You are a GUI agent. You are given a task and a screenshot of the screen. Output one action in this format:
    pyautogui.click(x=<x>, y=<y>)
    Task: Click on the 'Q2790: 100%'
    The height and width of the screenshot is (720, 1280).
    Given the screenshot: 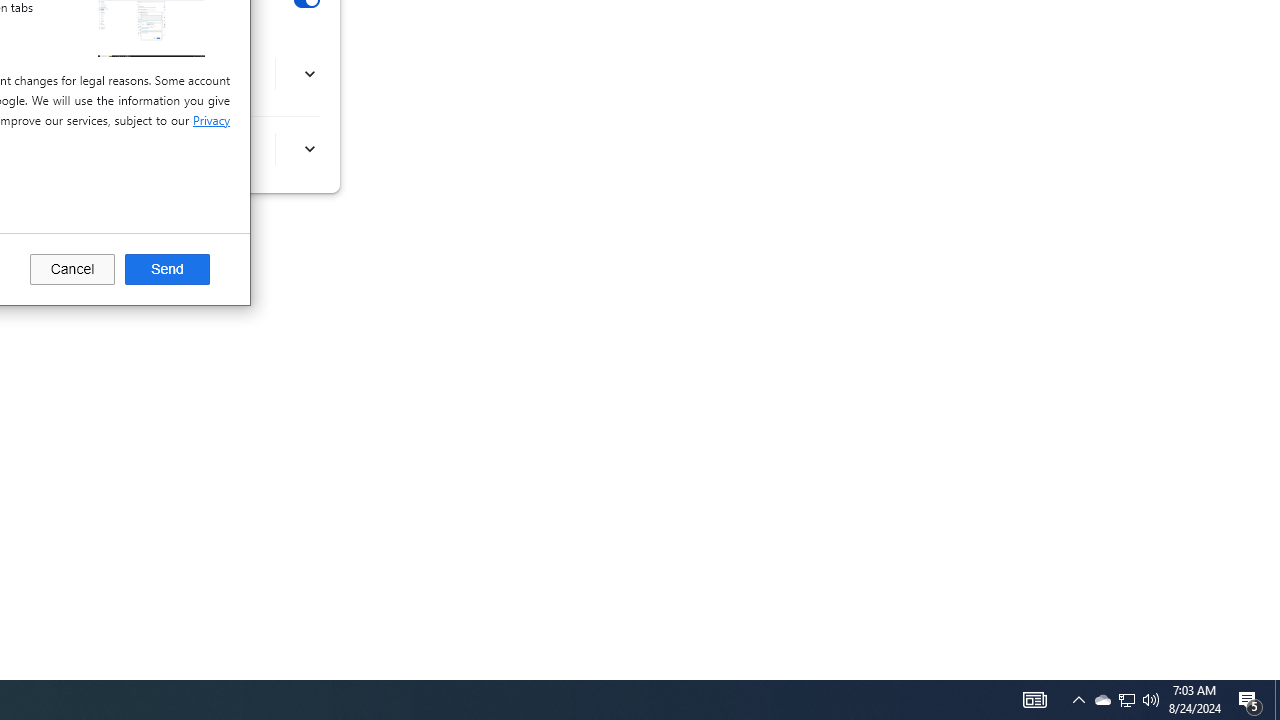 What is the action you would take?
    pyautogui.click(x=1151, y=698)
    